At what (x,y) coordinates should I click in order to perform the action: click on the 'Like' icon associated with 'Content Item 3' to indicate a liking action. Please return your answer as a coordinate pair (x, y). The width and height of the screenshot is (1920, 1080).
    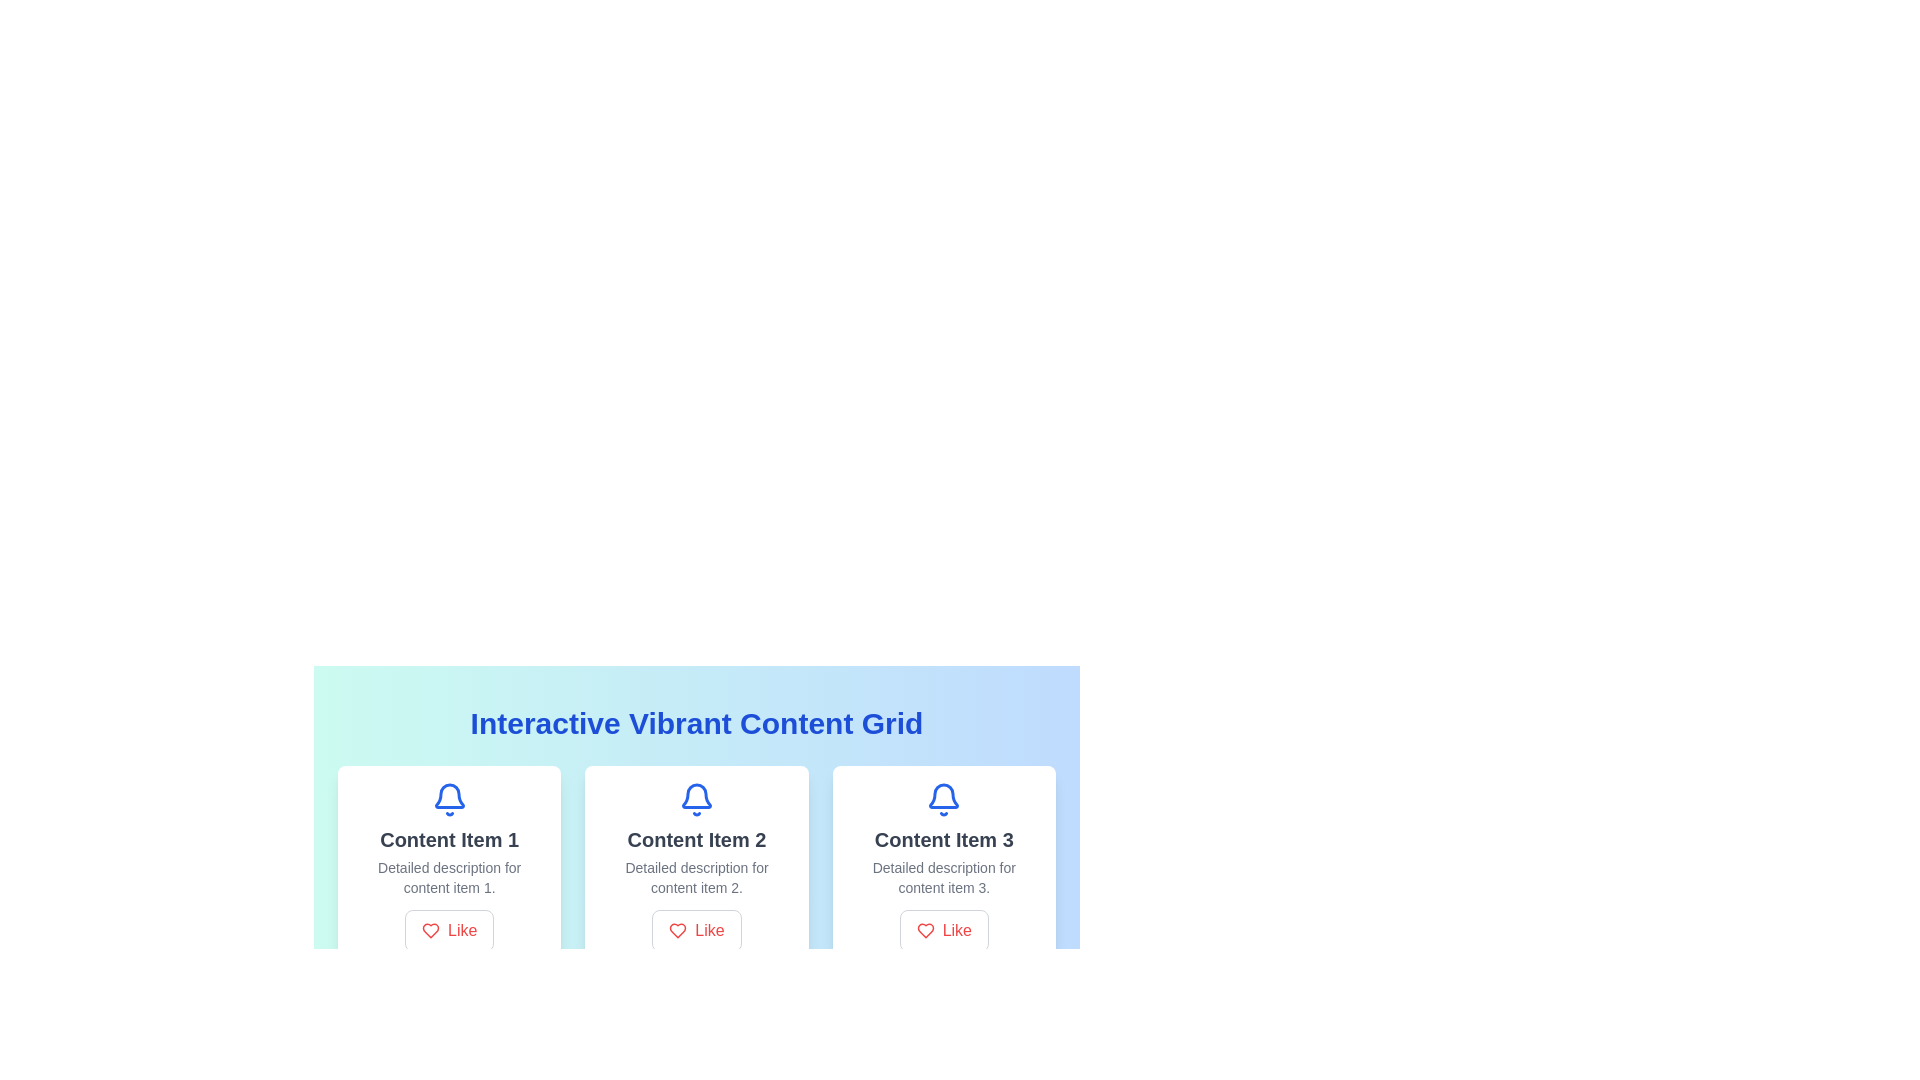
    Looking at the image, I should click on (924, 930).